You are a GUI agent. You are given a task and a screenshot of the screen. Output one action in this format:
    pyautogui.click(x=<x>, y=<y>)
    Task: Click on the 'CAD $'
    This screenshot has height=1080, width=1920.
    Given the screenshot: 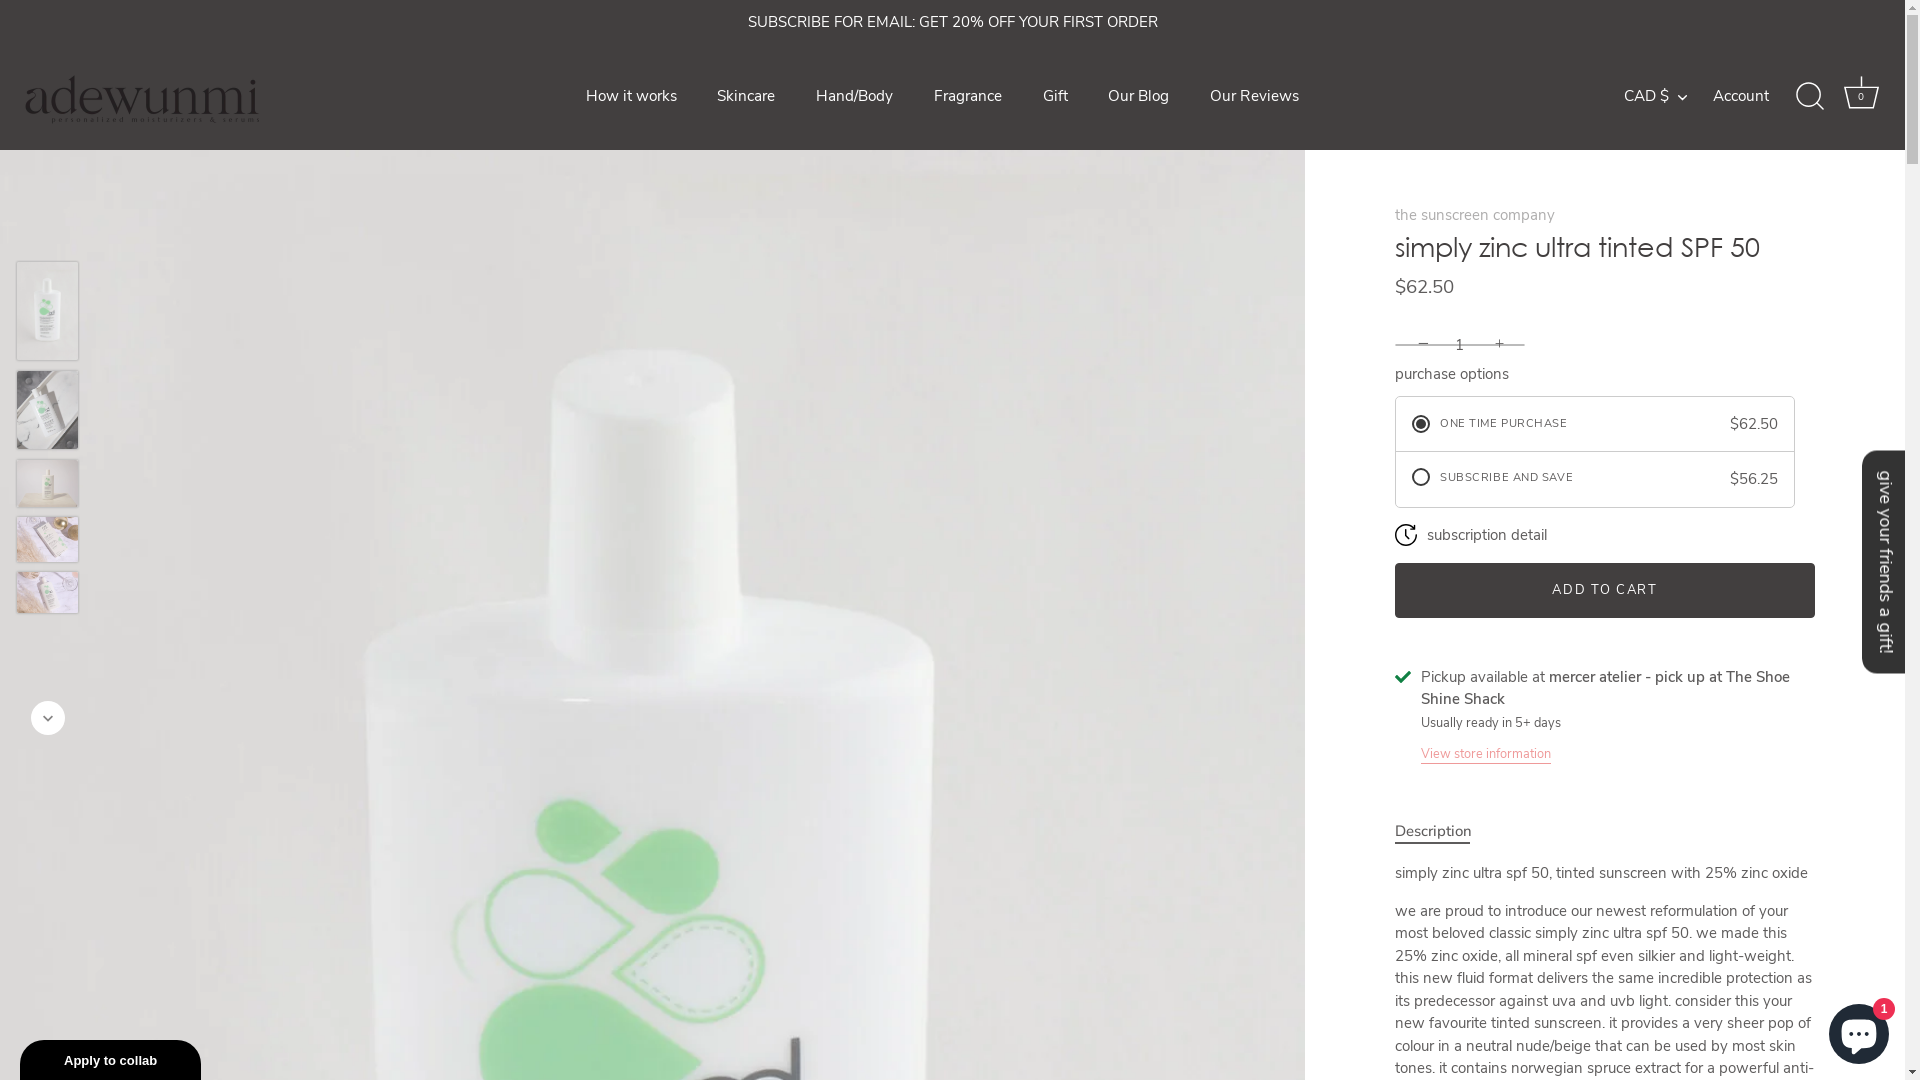 What is the action you would take?
    pyautogui.click(x=1666, y=96)
    